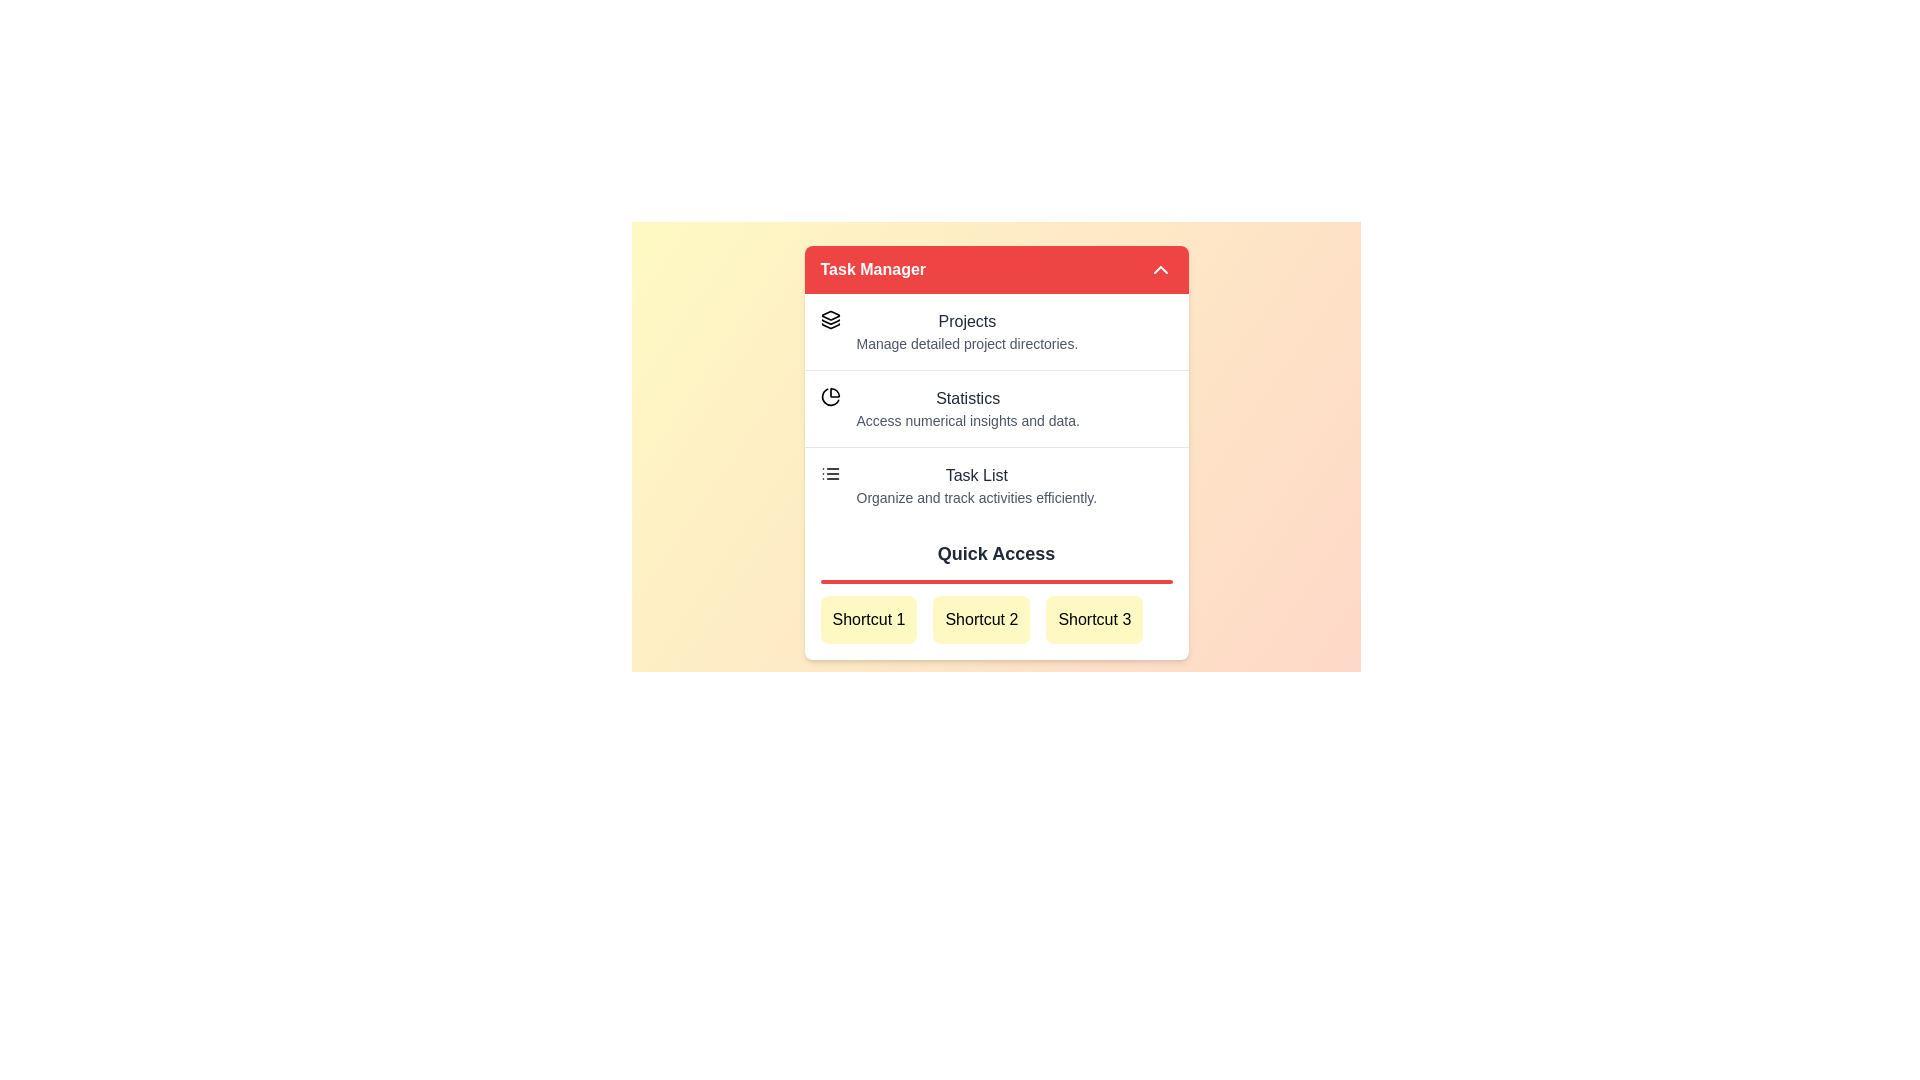 The width and height of the screenshot is (1920, 1080). What do you see at coordinates (996, 330) in the screenshot?
I see `the menu item Projects to visualize its hover effect` at bounding box center [996, 330].